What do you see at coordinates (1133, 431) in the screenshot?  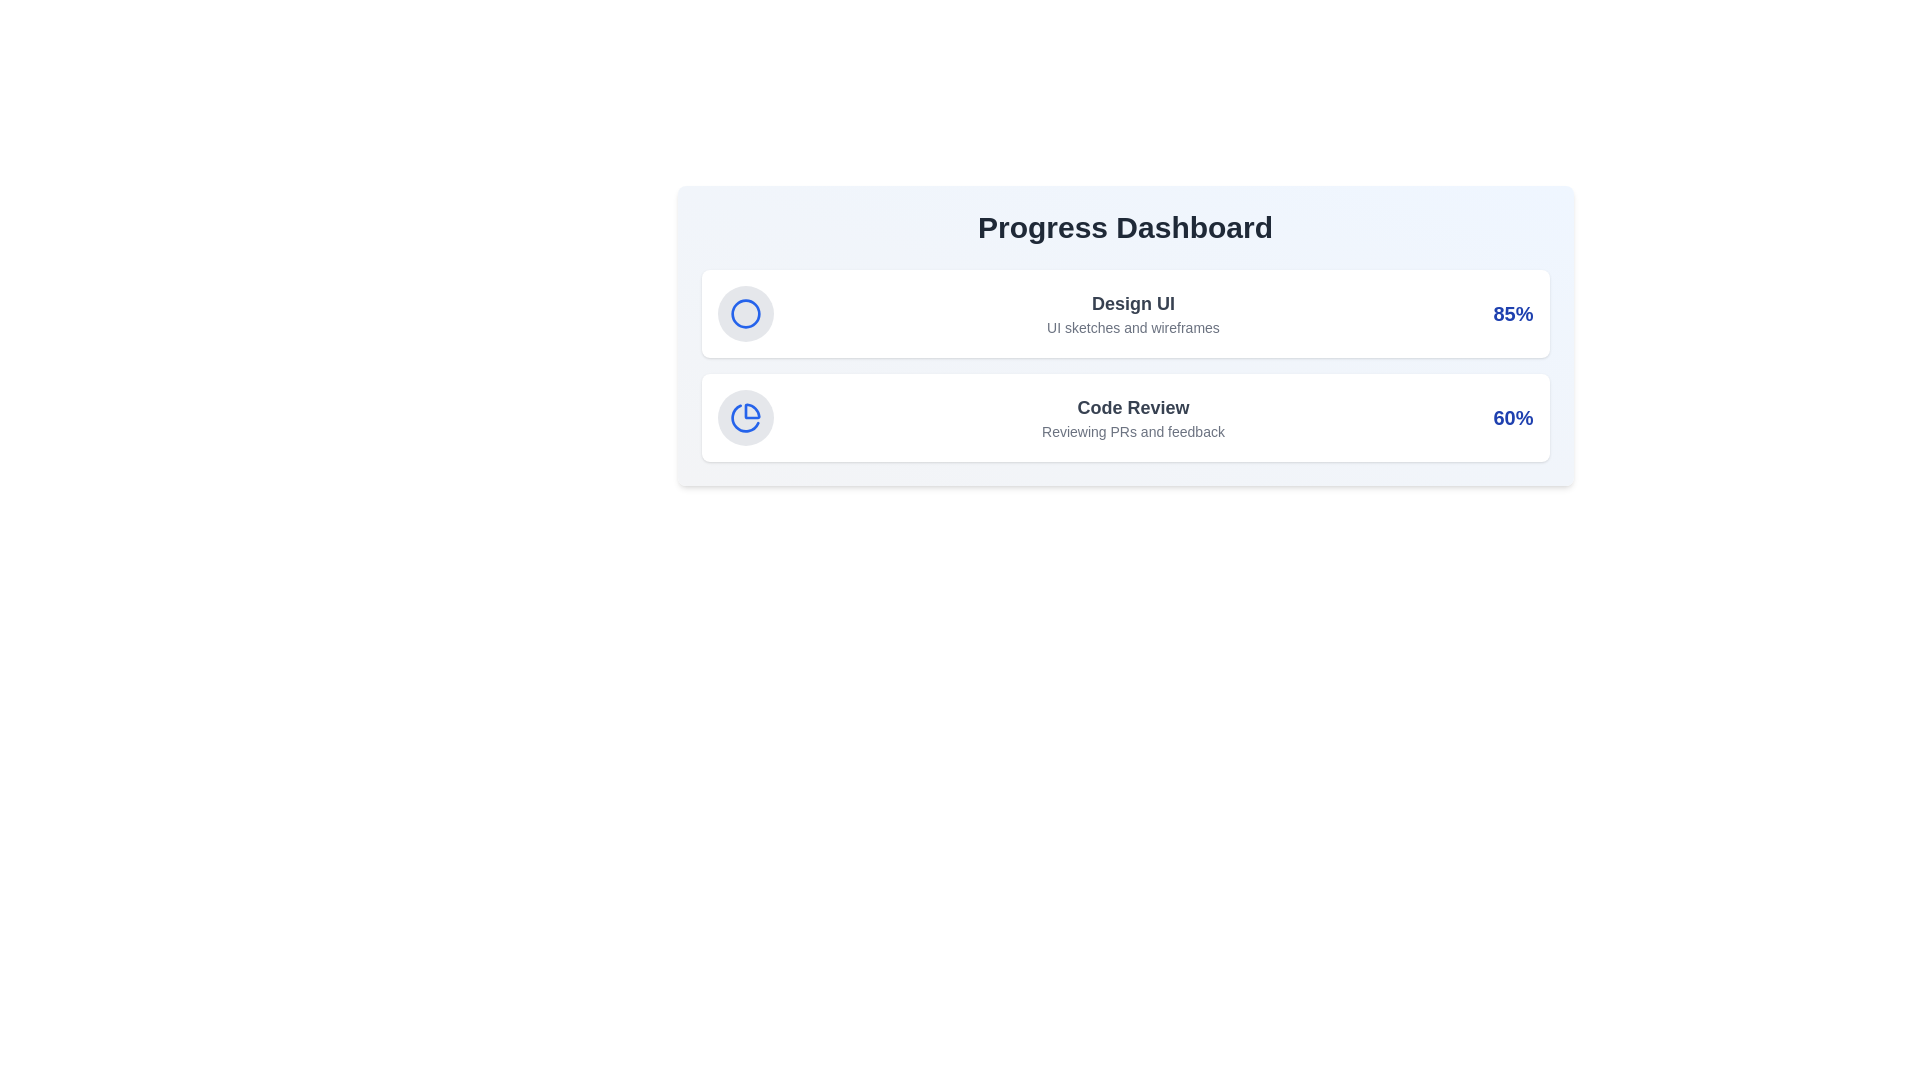 I see `description text block located directly beneath the 'Code Review' heading, which provides additional context for that section` at bounding box center [1133, 431].